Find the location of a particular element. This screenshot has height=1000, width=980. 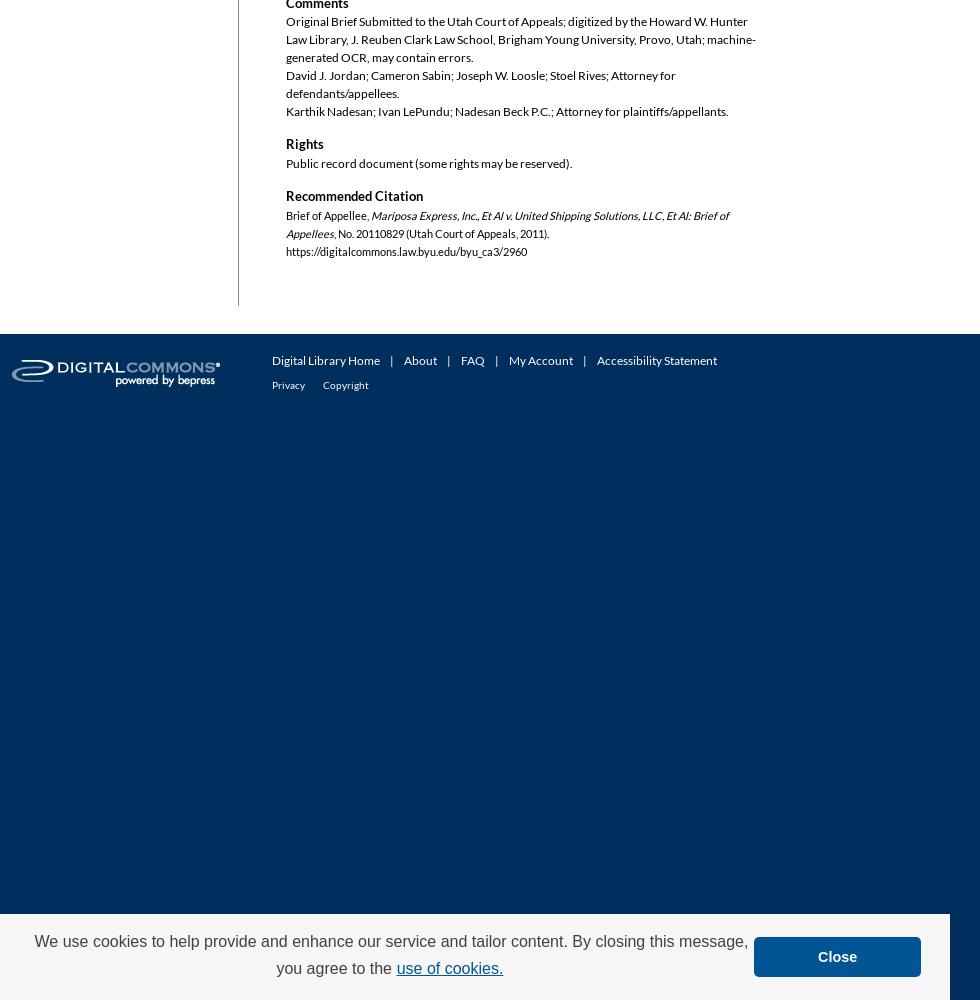

'https://digitalcommons.law.byu.edu/byu_ca3/2960' is located at coordinates (406, 250).